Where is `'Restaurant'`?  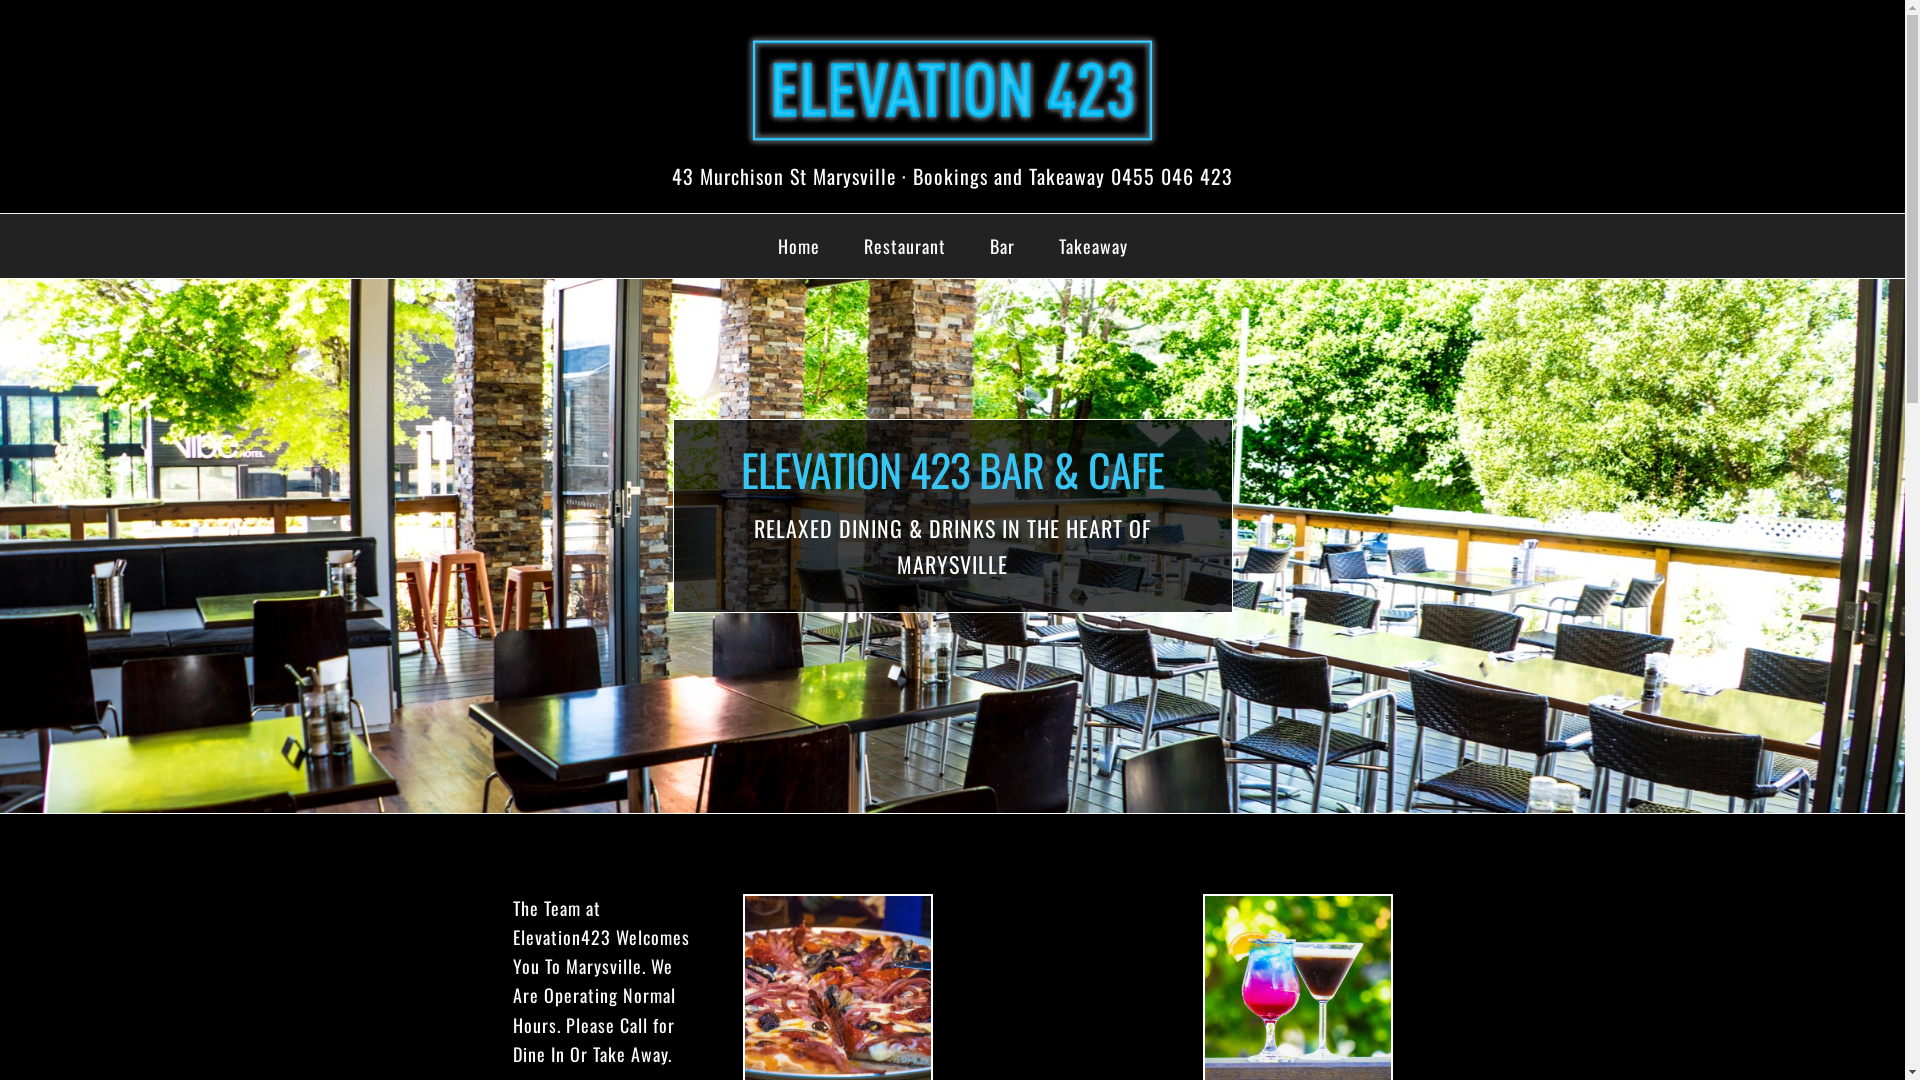
'Restaurant' is located at coordinates (904, 245).